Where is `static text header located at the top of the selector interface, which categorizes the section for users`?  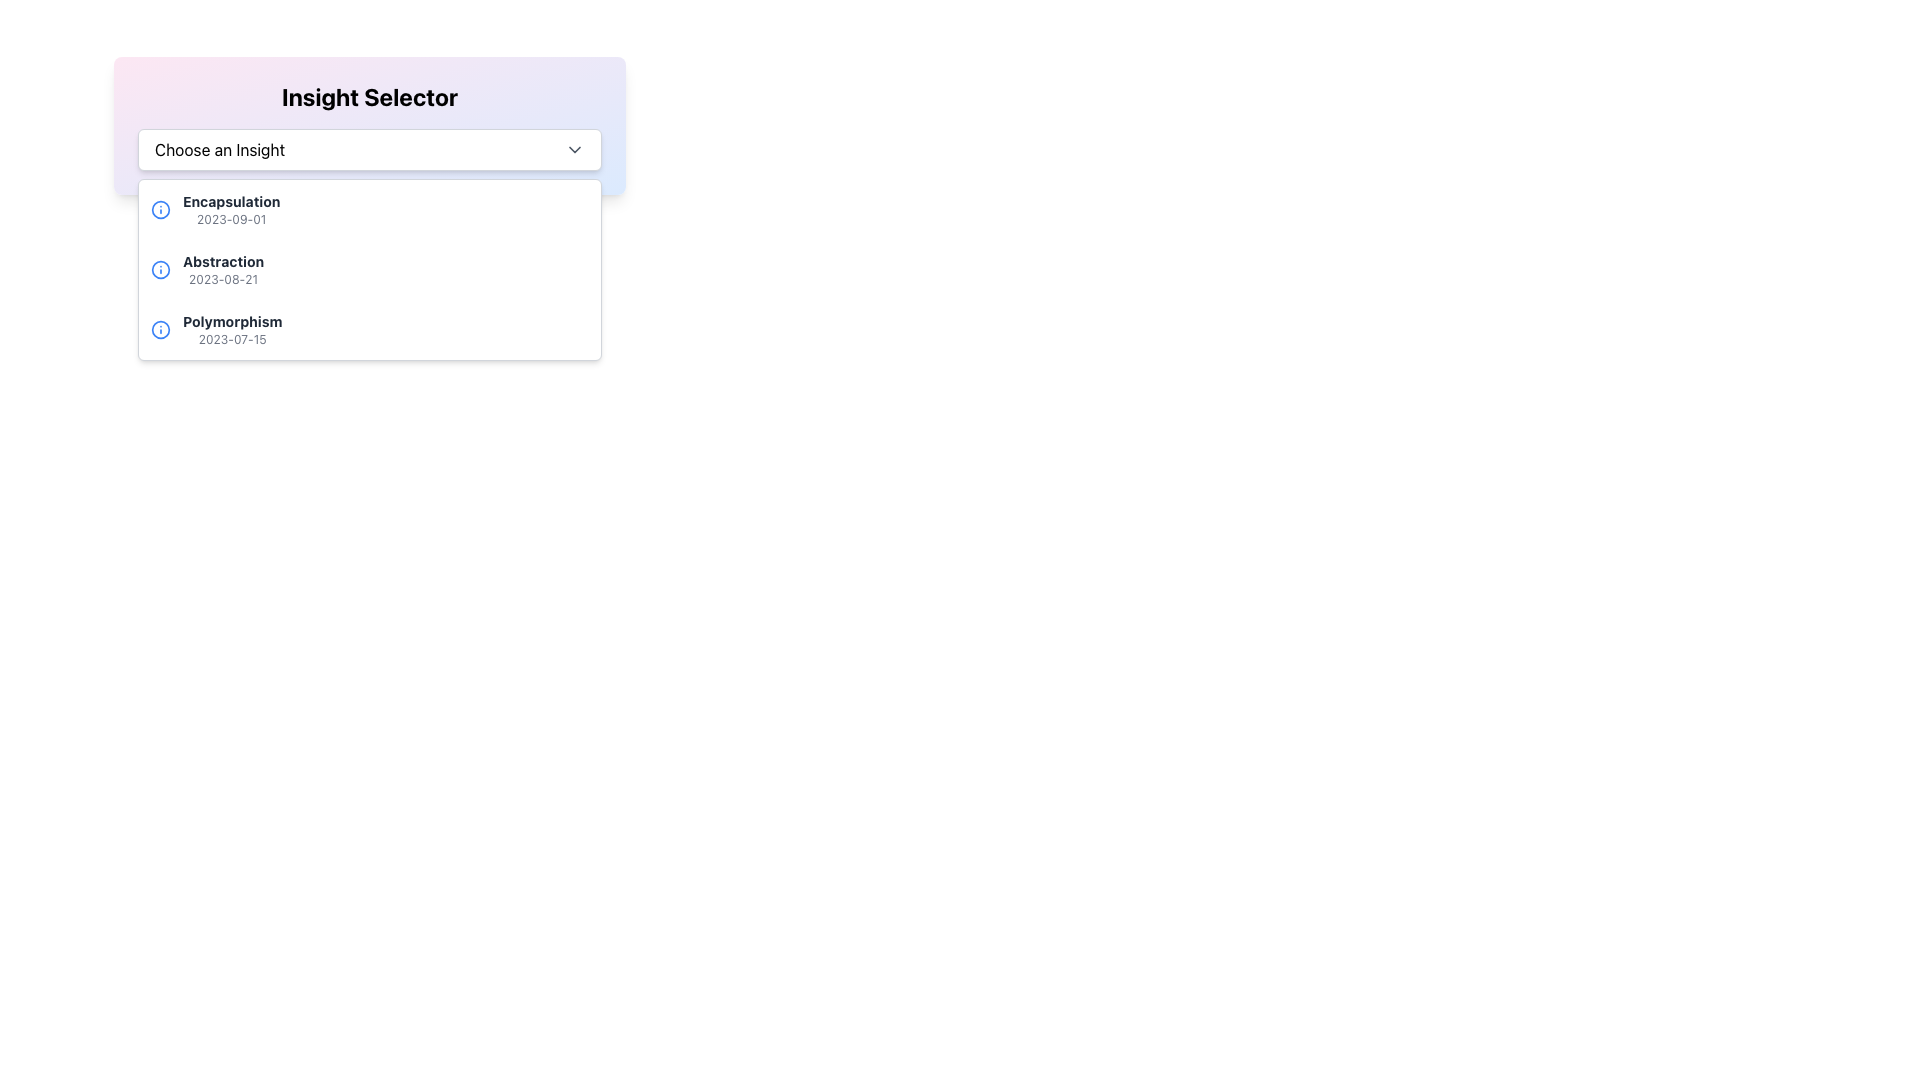 static text header located at the top of the selector interface, which categorizes the section for users is located at coordinates (369, 96).